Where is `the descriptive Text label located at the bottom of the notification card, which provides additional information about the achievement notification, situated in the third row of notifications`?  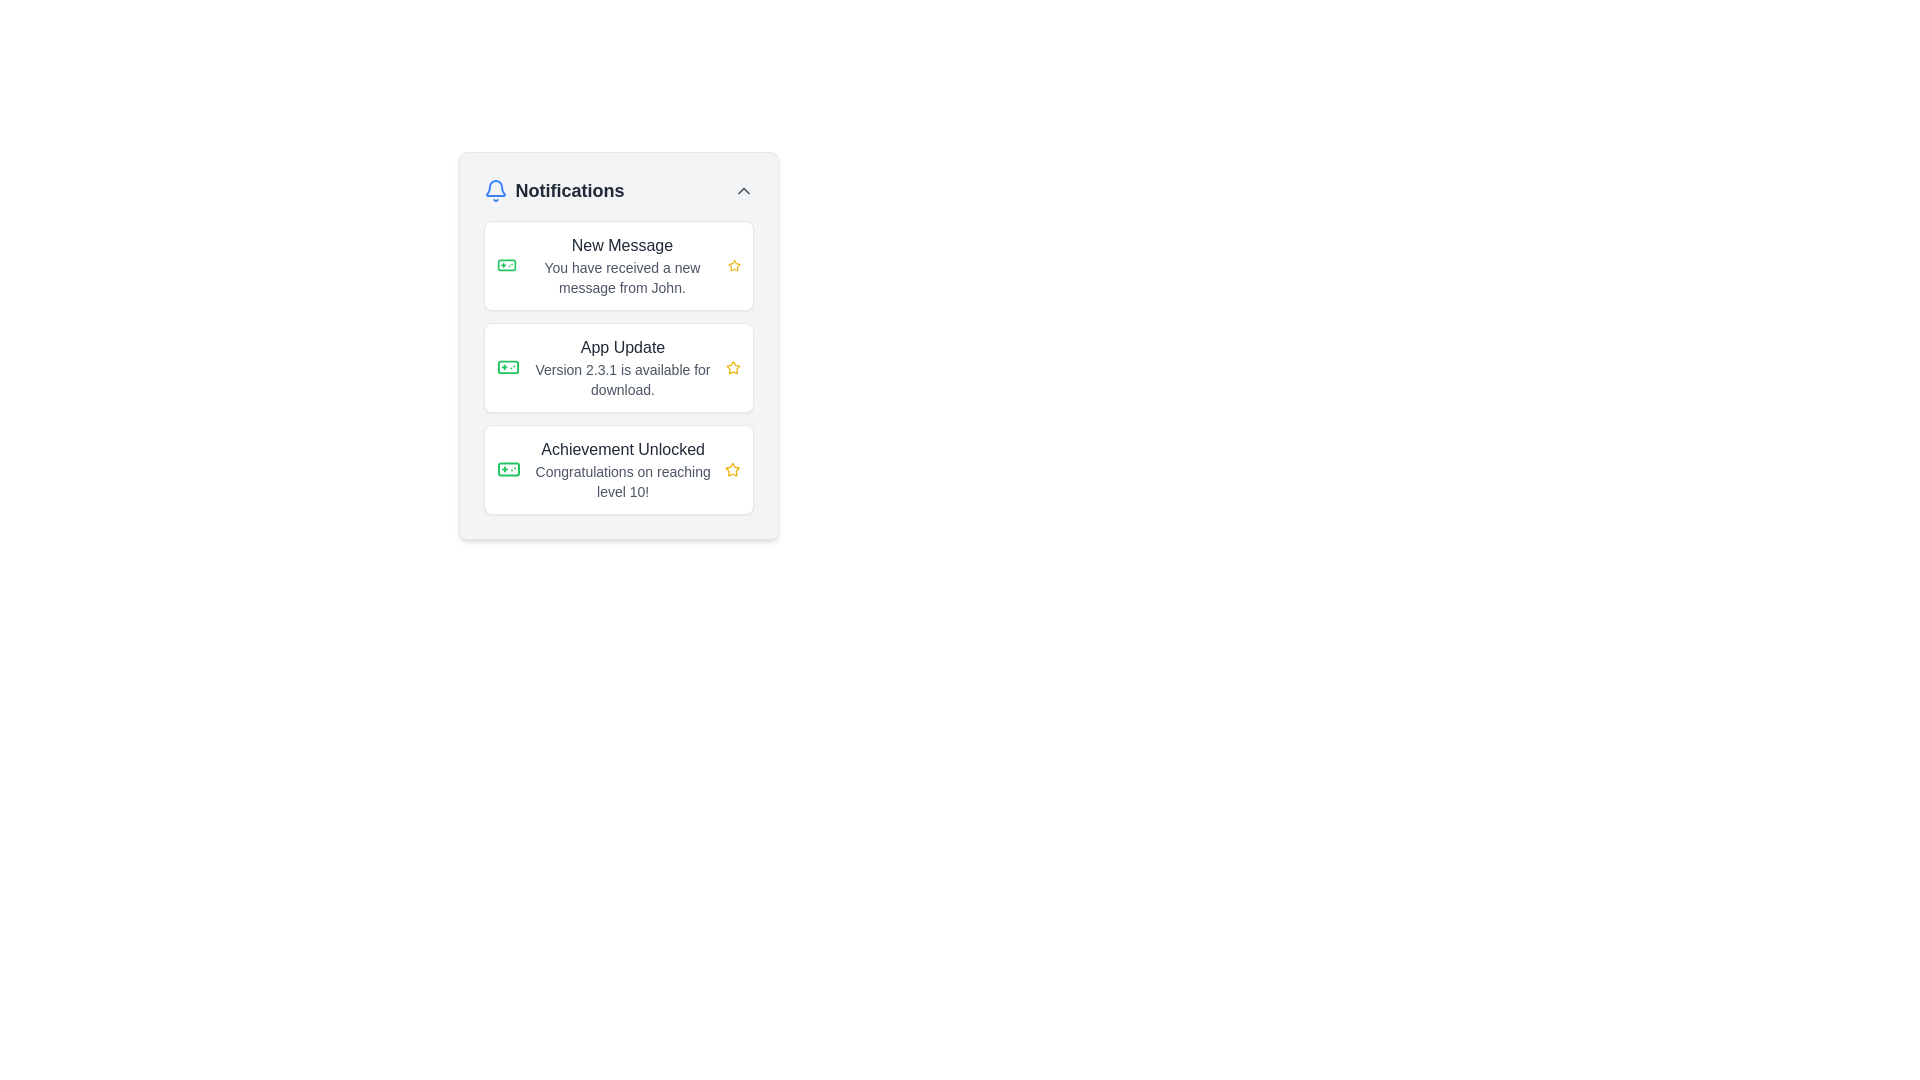 the descriptive Text label located at the bottom of the notification card, which provides additional information about the achievement notification, situated in the third row of notifications is located at coordinates (622, 482).